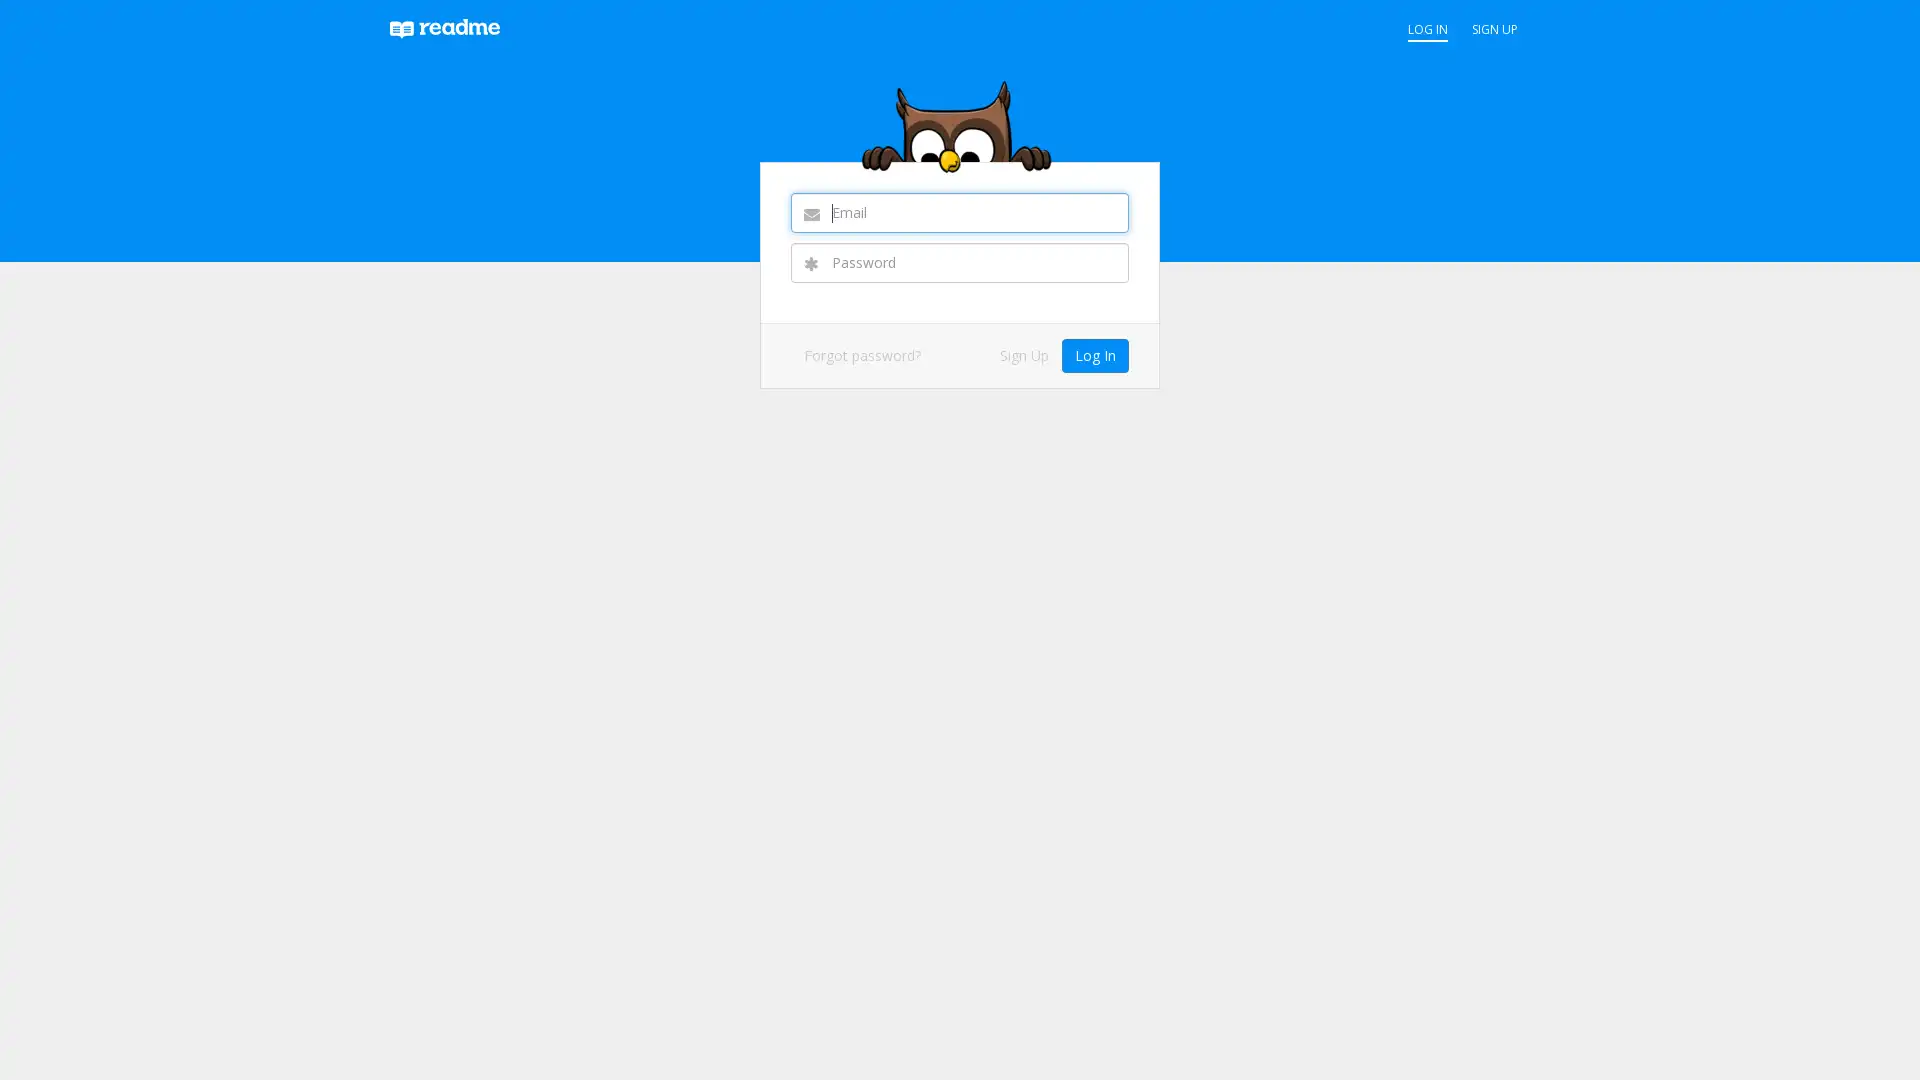 This screenshot has width=1920, height=1080. Describe the element at coordinates (1094, 354) in the screenshot. I see `Log In` at that location.